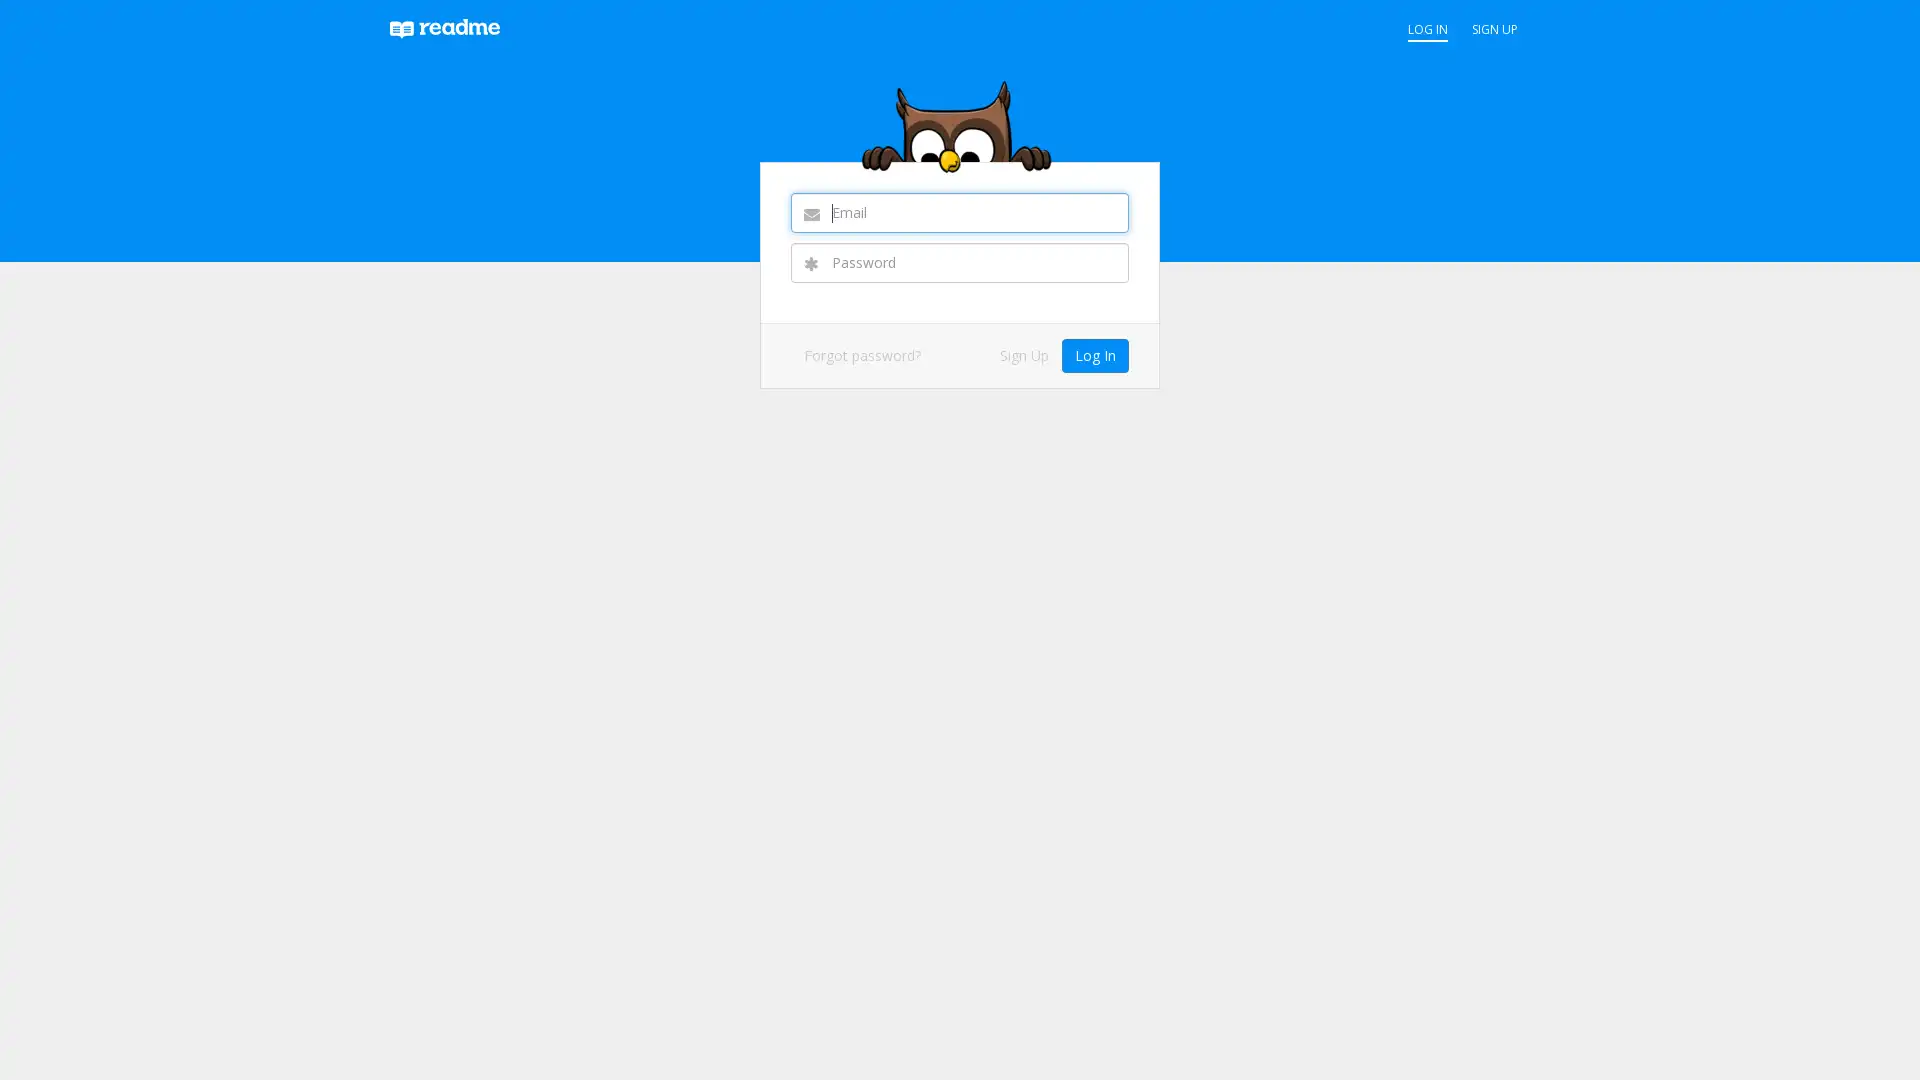 This screenshot has width=1920, height=1080. Describe the element at coordinates (1094, 354) in the screenshot. I see `Log In` at that location.